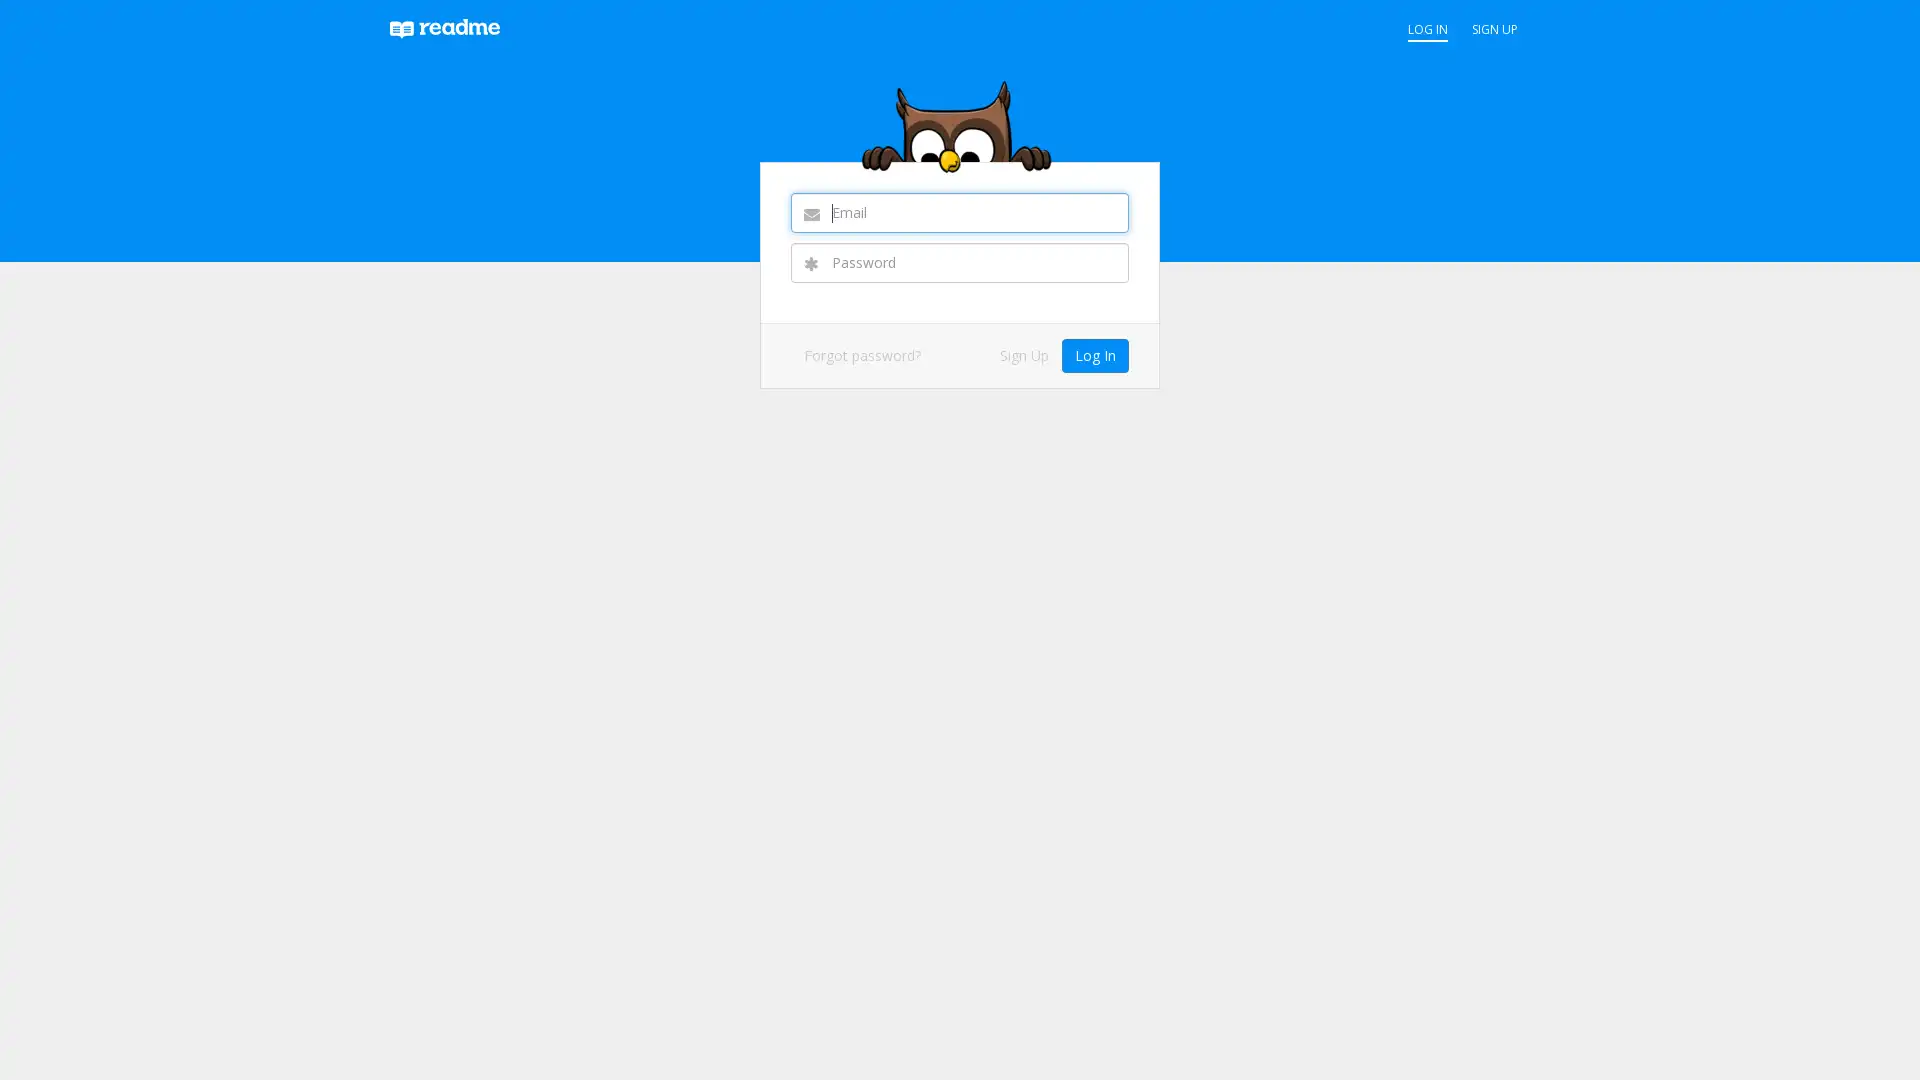 This screenshot has width=1920, height=1080. Describe the element at coordinates (1094, 354) in the screenshot. I see `Log In` at that location.